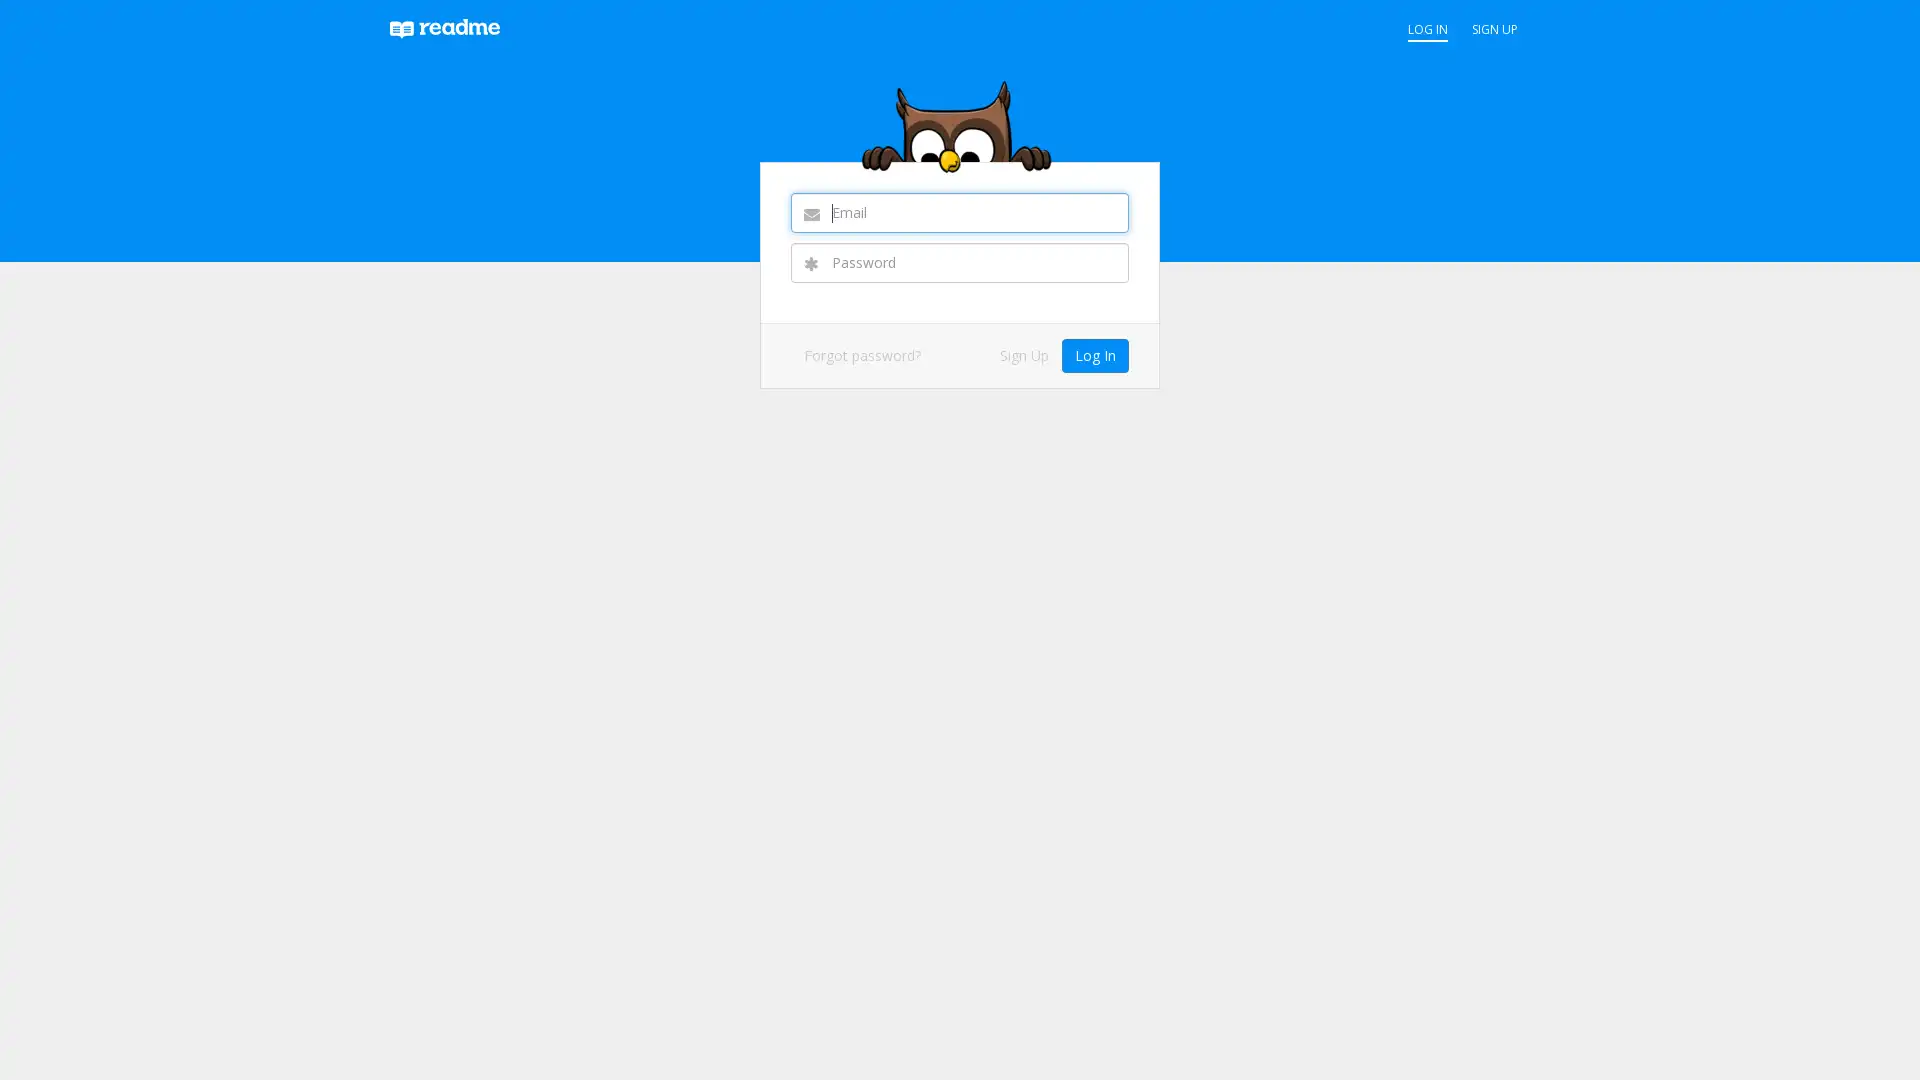 This screenshot has width=1920, height=1080. Describe the element at coordinates (1094, 354) in the screenshot. I see `Log In` at that location.